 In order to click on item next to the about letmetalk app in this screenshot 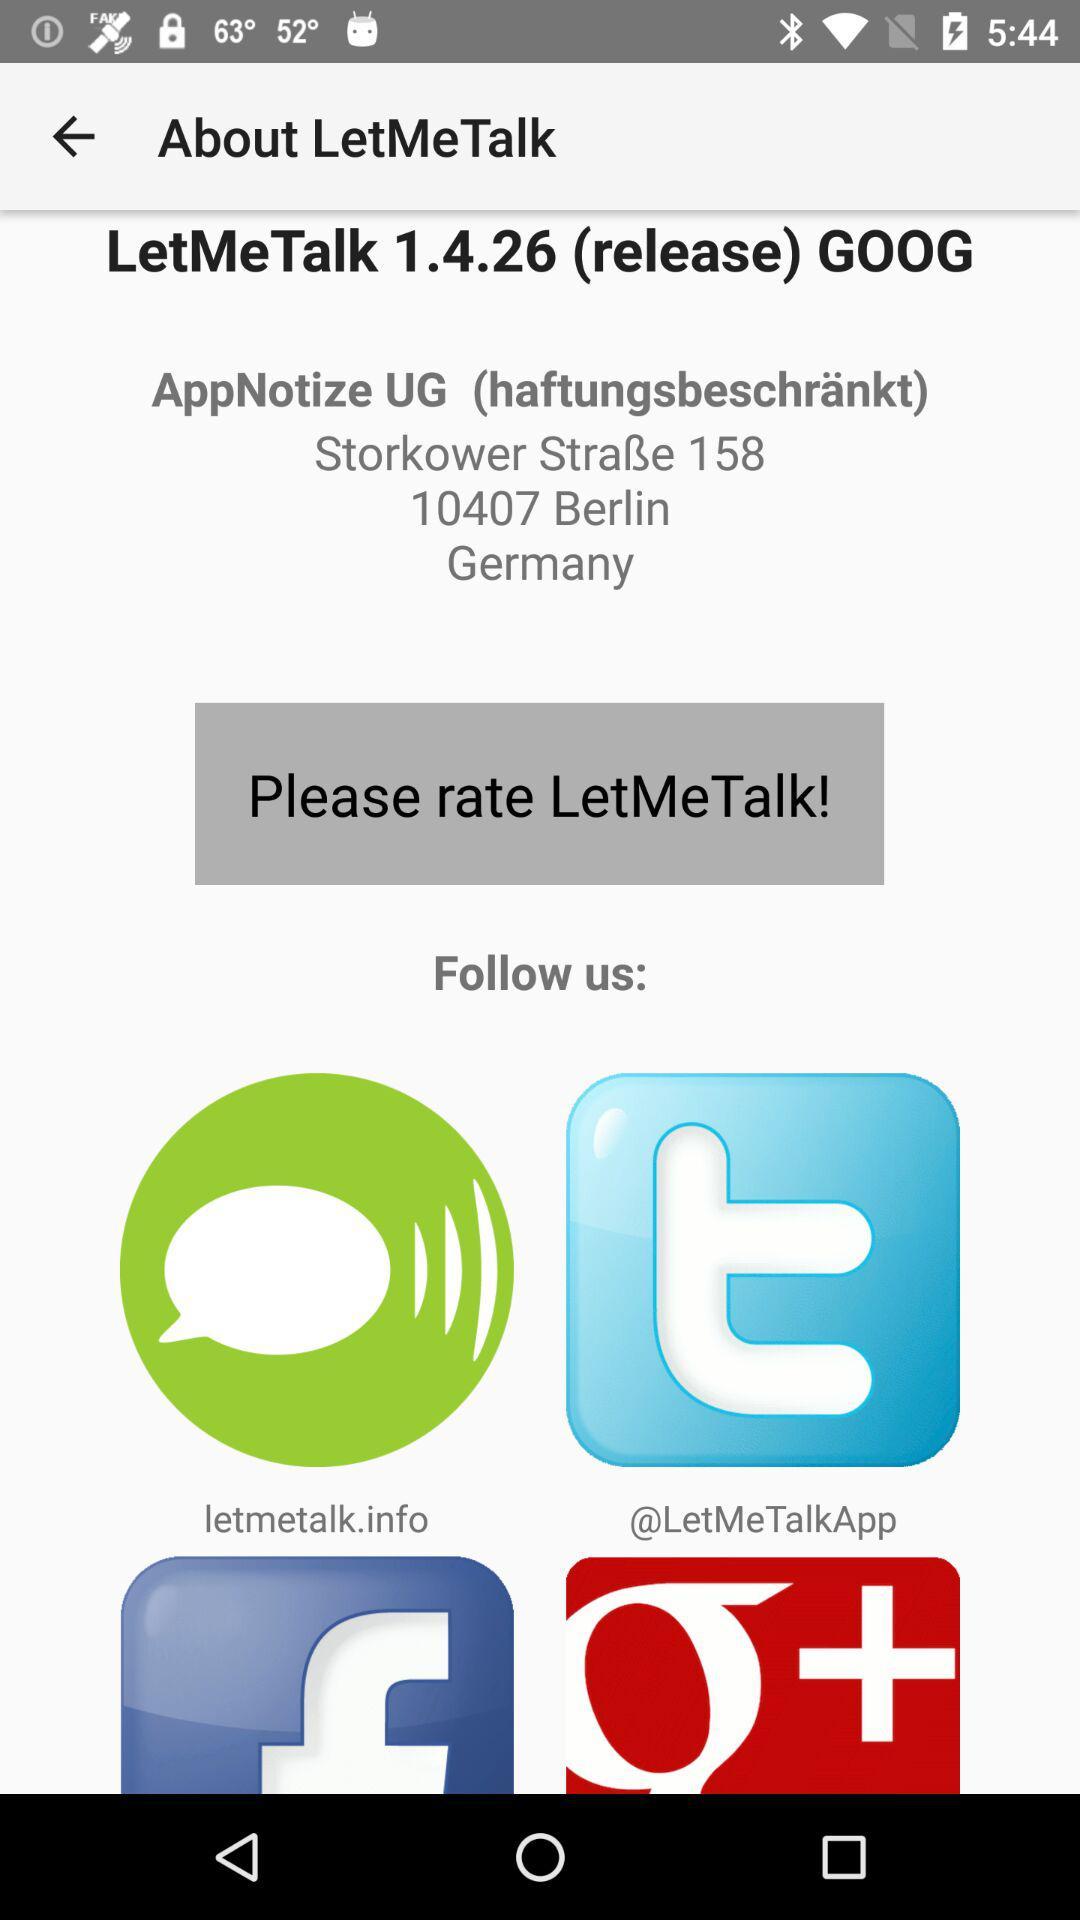, I will do `click(72, 135)`.